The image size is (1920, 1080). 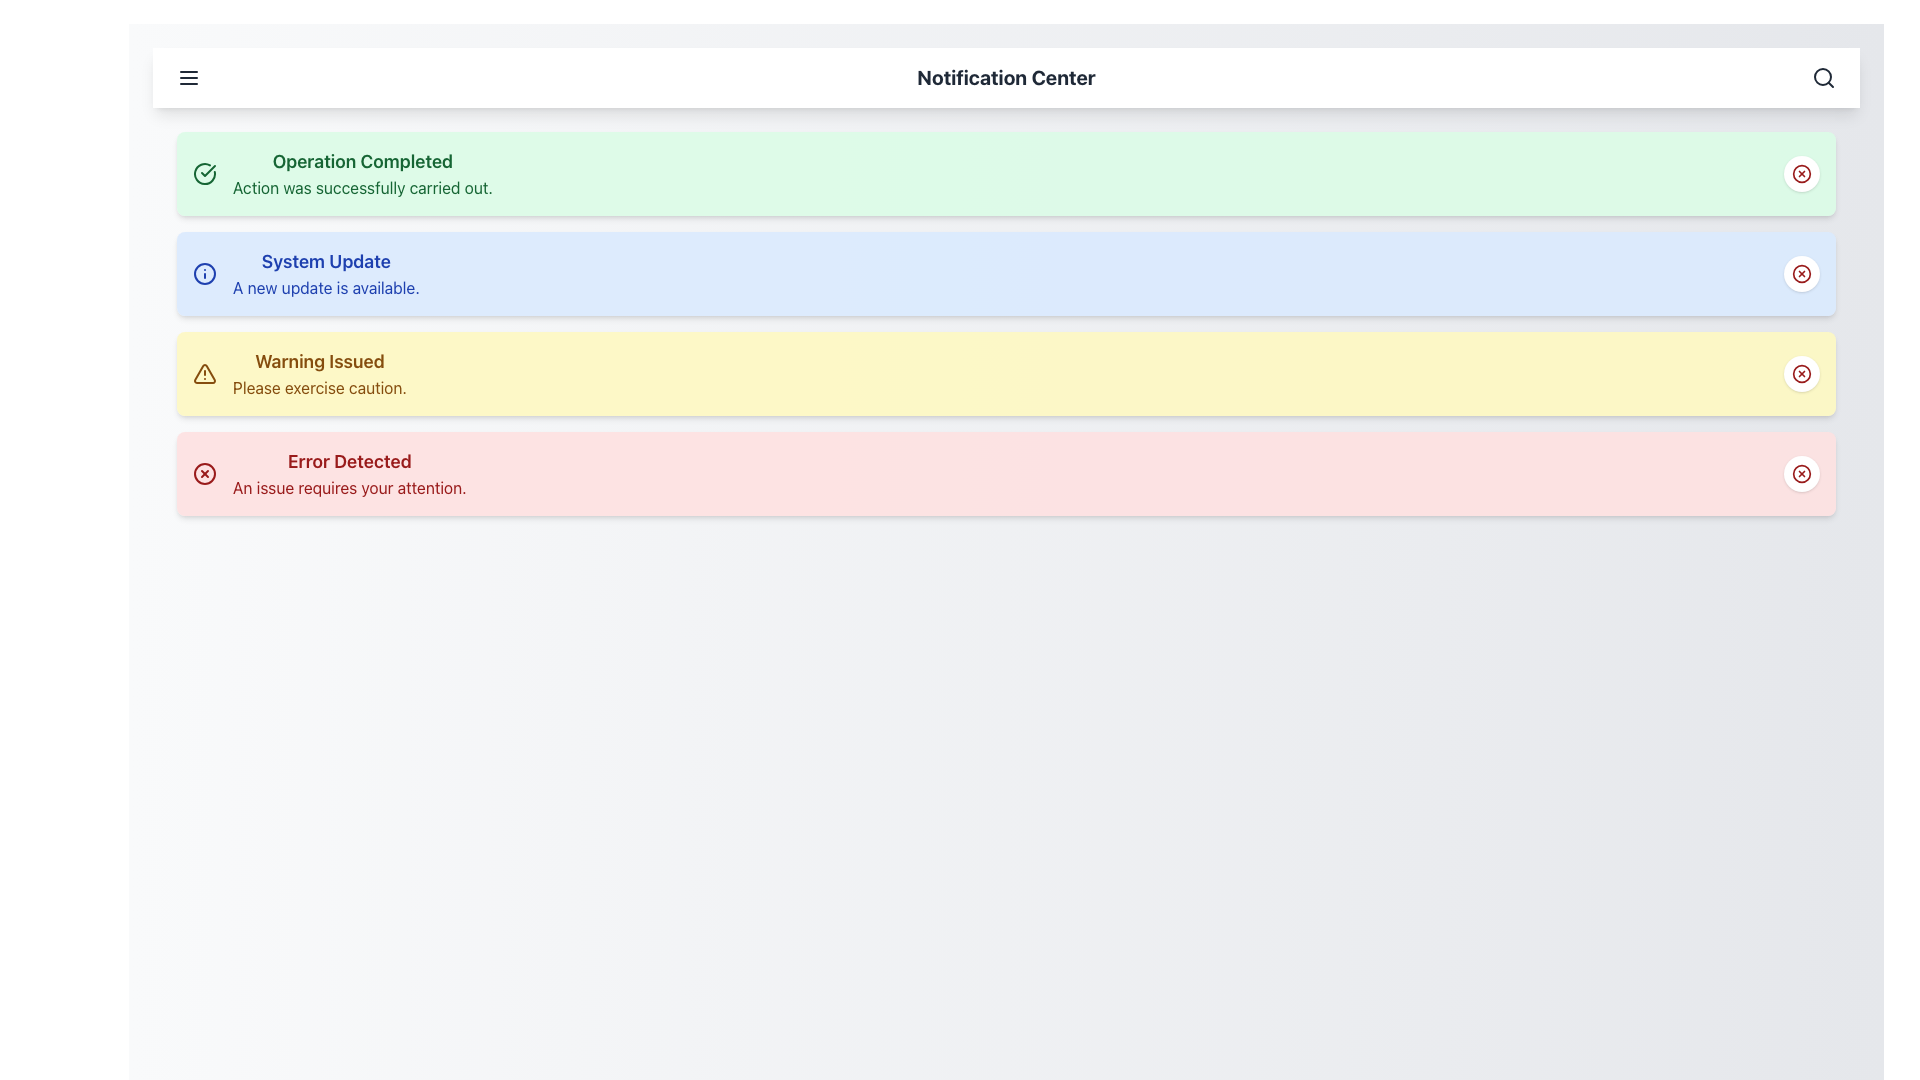 What do you see at coordinates (1824, 76) in the screenshot?
I see `the magnifying glass icon in the navigation bar to initiate a search` at bounding box center [1824, 76].